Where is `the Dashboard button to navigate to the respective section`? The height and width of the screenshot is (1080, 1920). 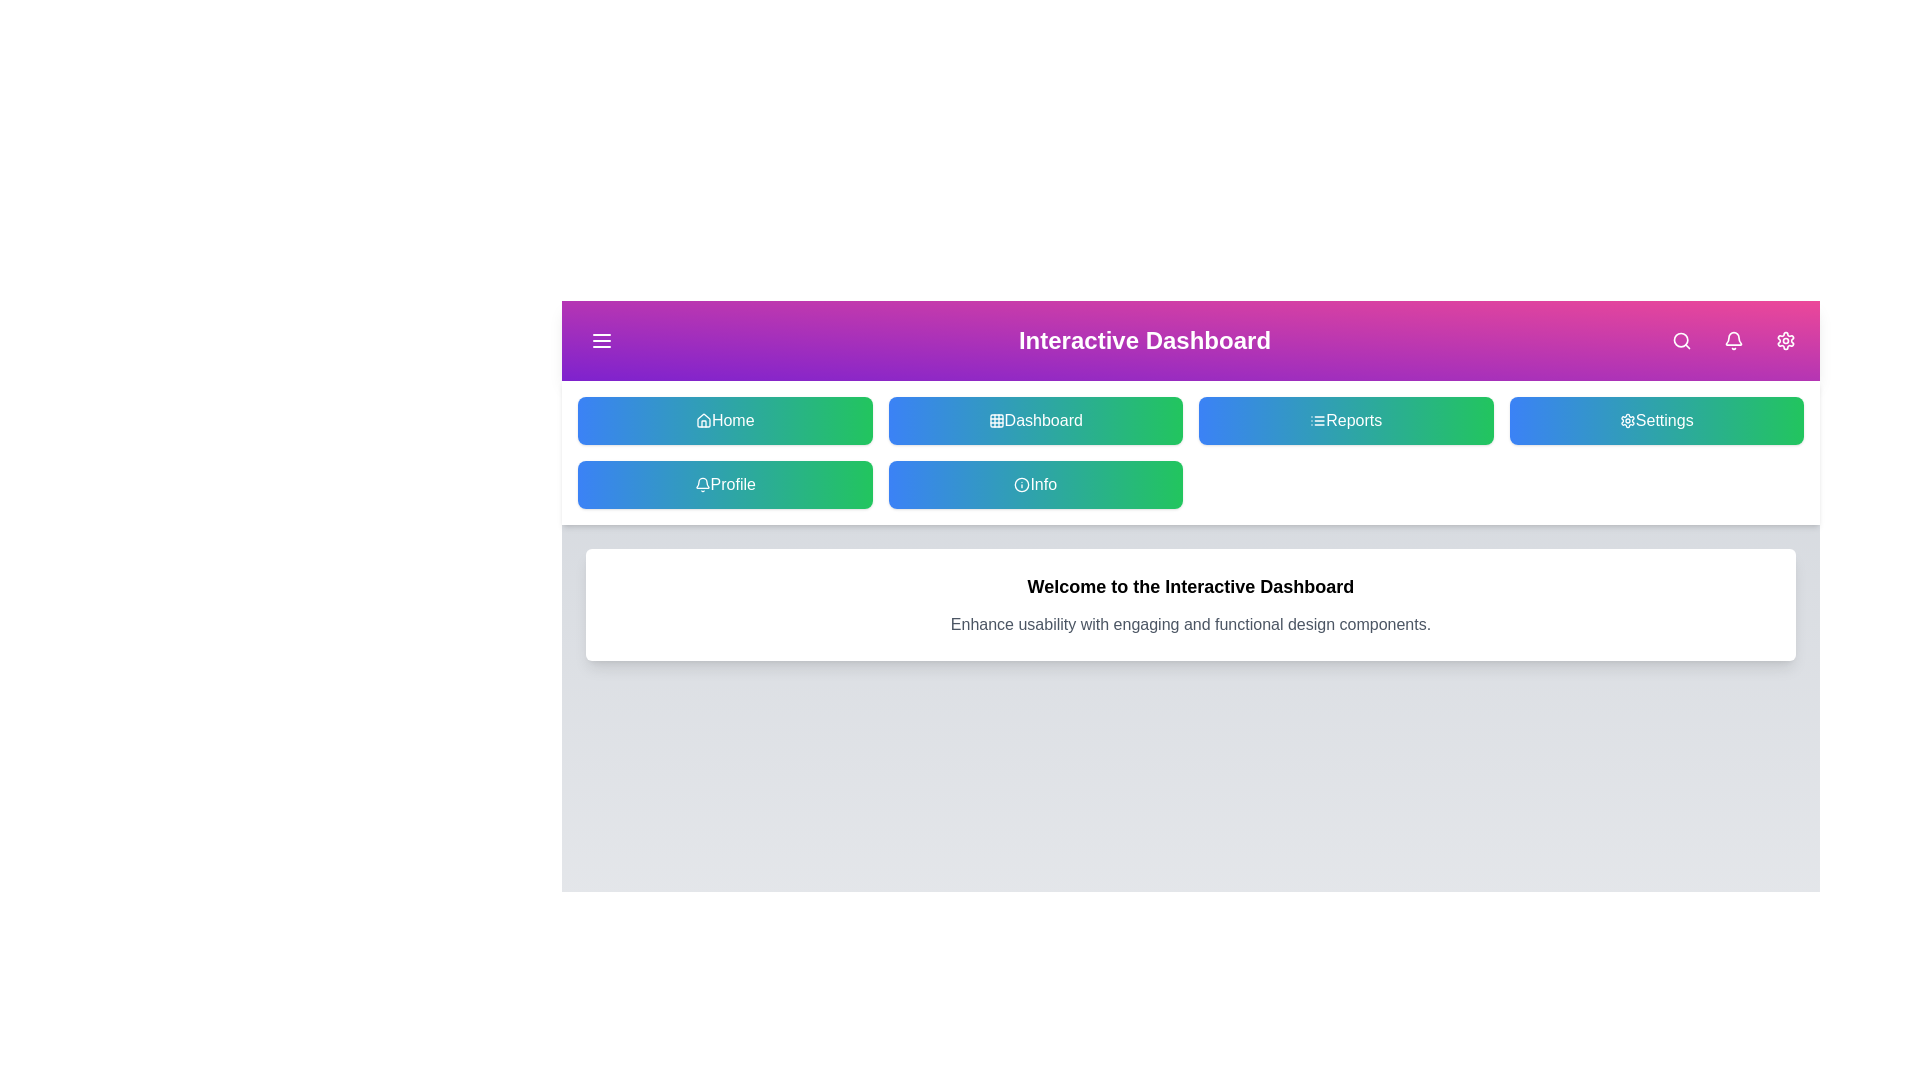 the Dashboard button to navigate to the respective section is located at coordinates (1035, 419).